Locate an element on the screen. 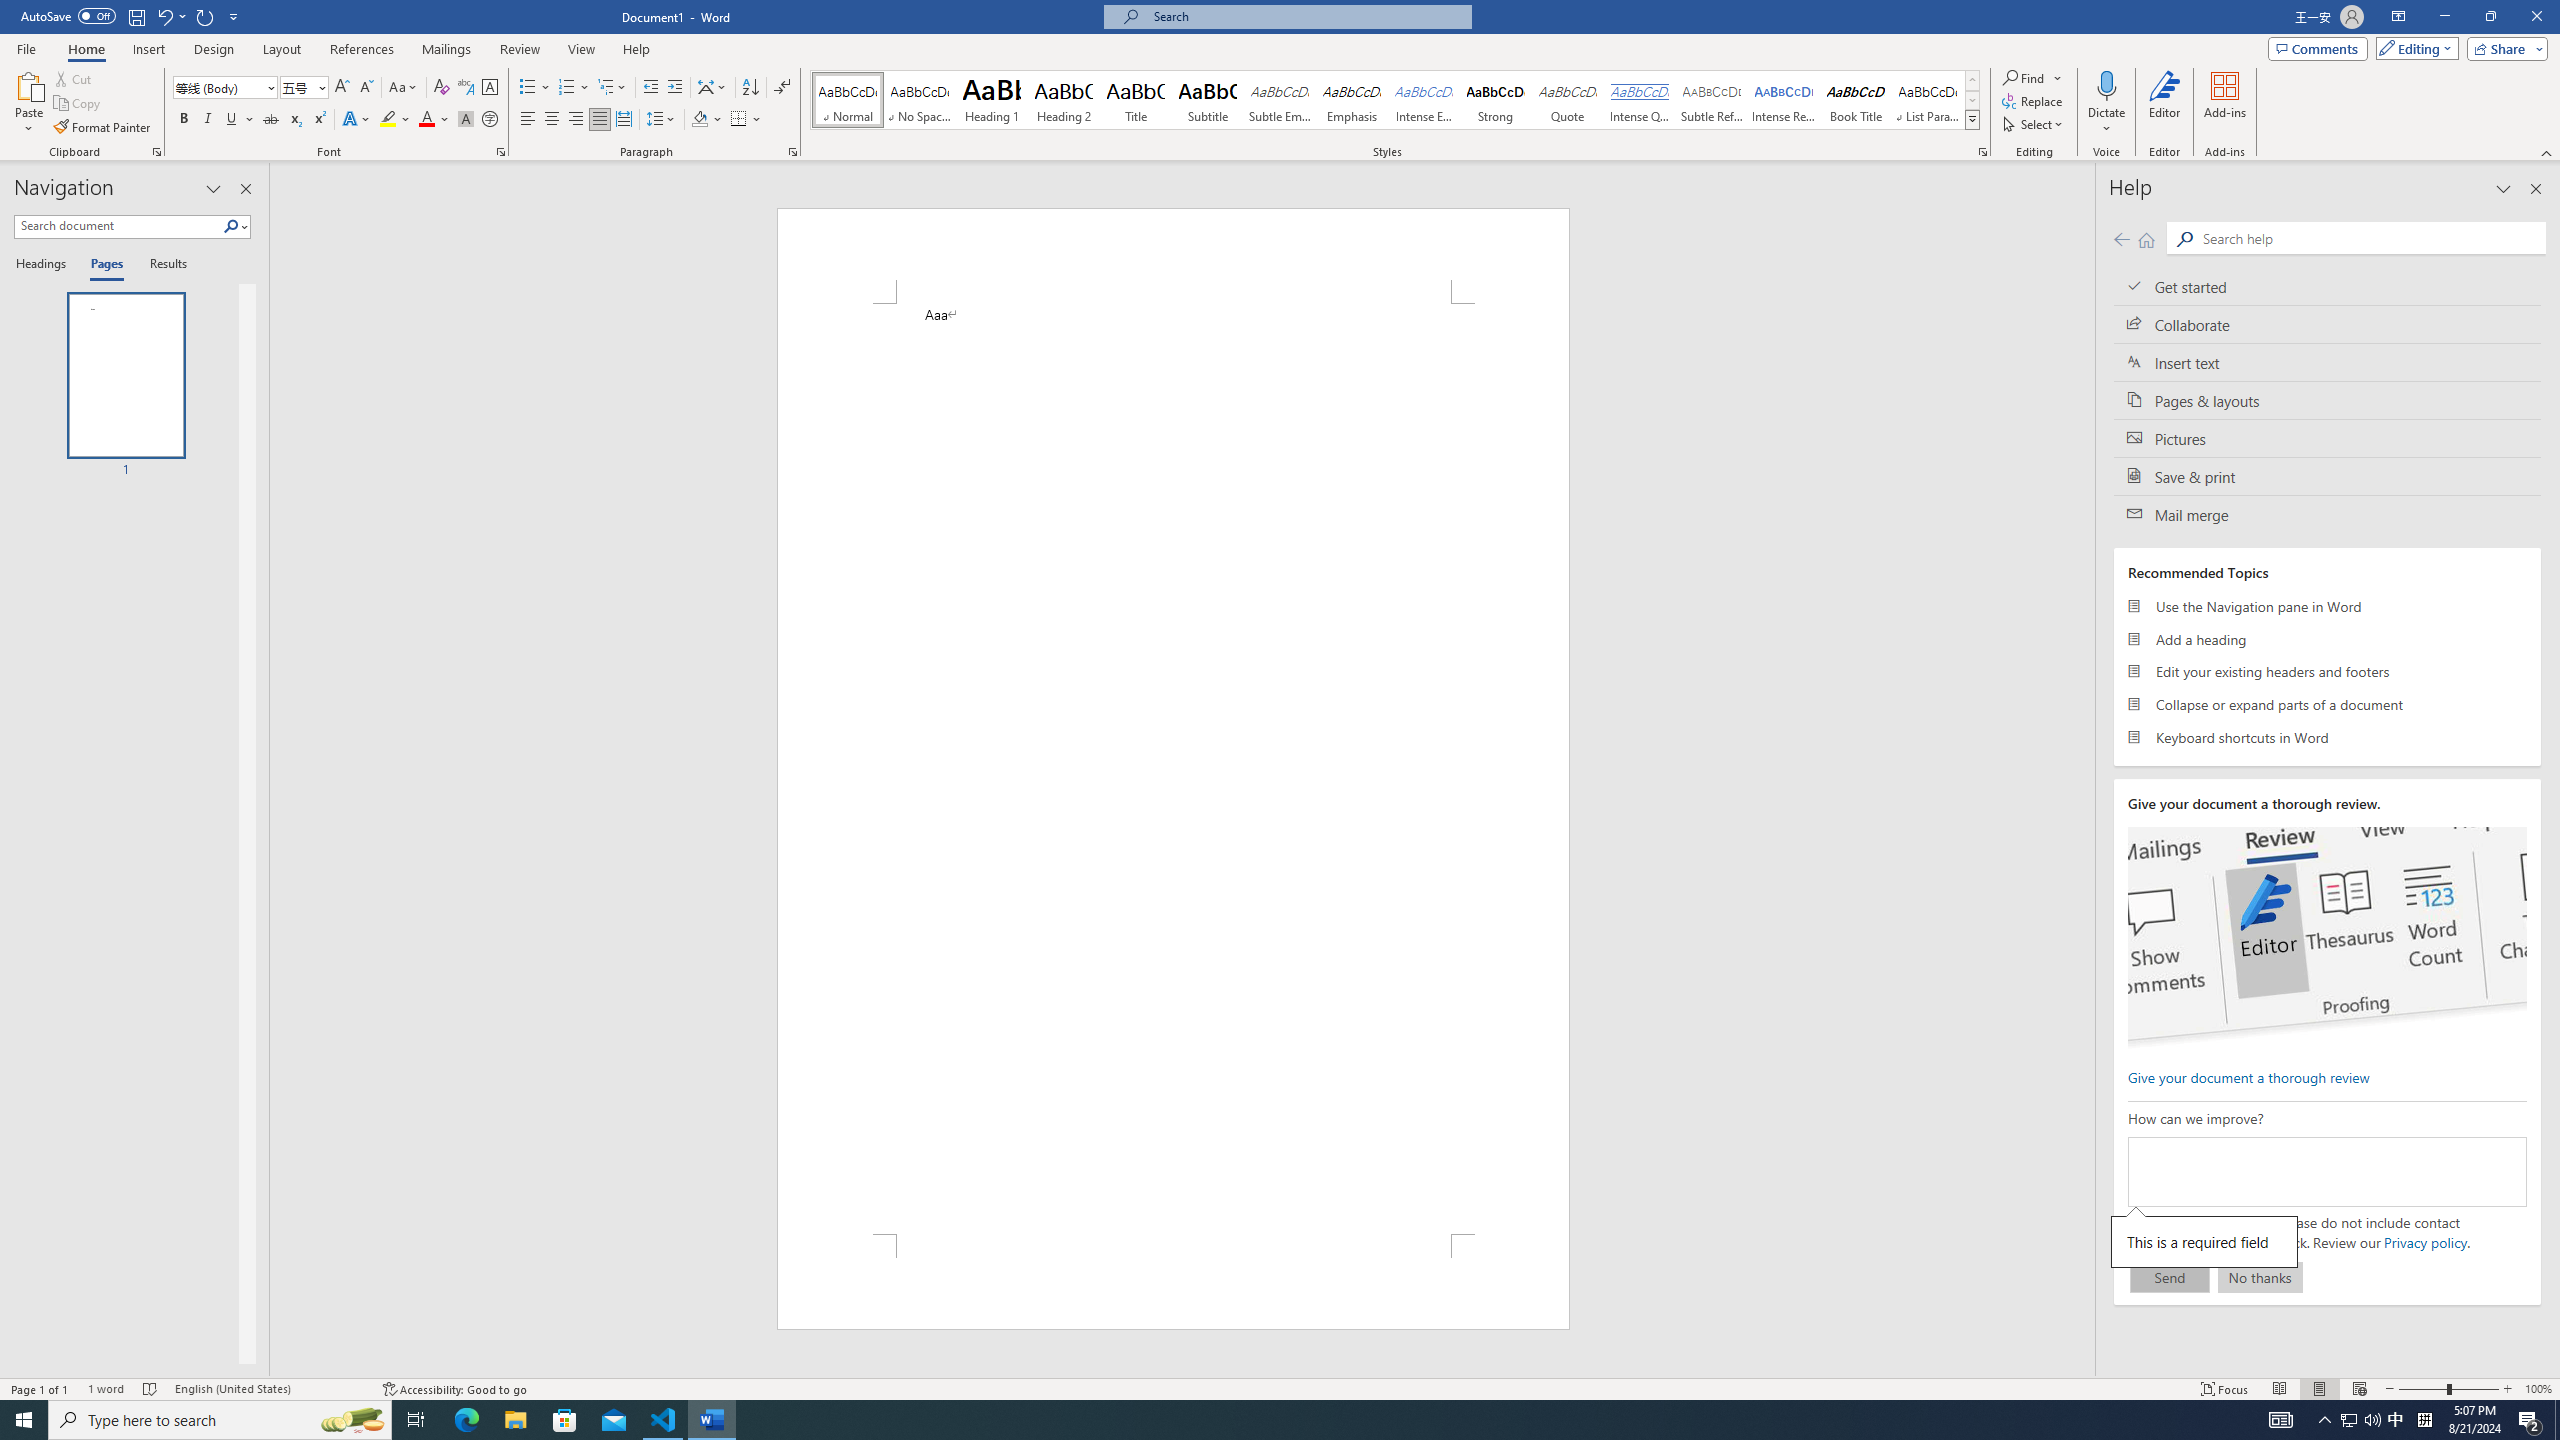 The height and width of the screenshot is (1440, 2560). 'Font Color Red' is located at coordinates (425, 118).